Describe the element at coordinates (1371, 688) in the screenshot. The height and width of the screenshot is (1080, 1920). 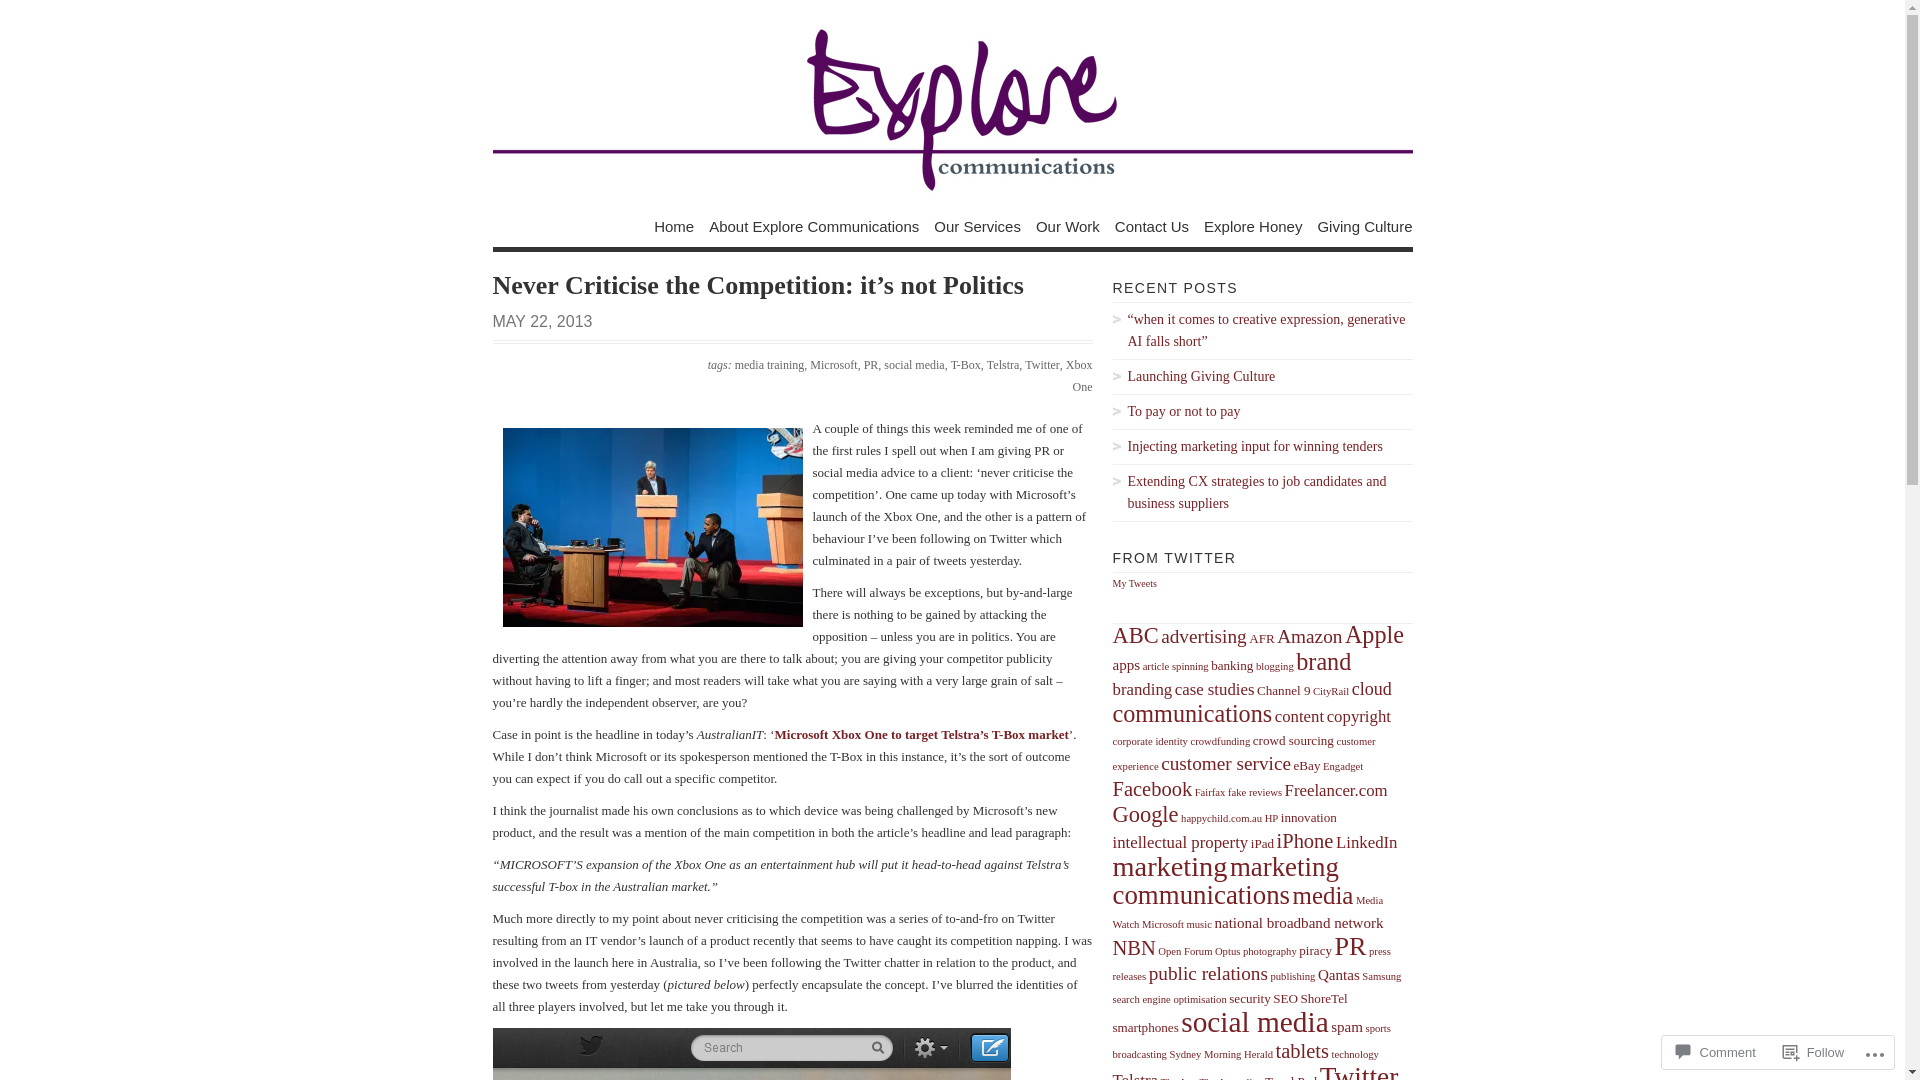
I see `'cloud'` at that location.